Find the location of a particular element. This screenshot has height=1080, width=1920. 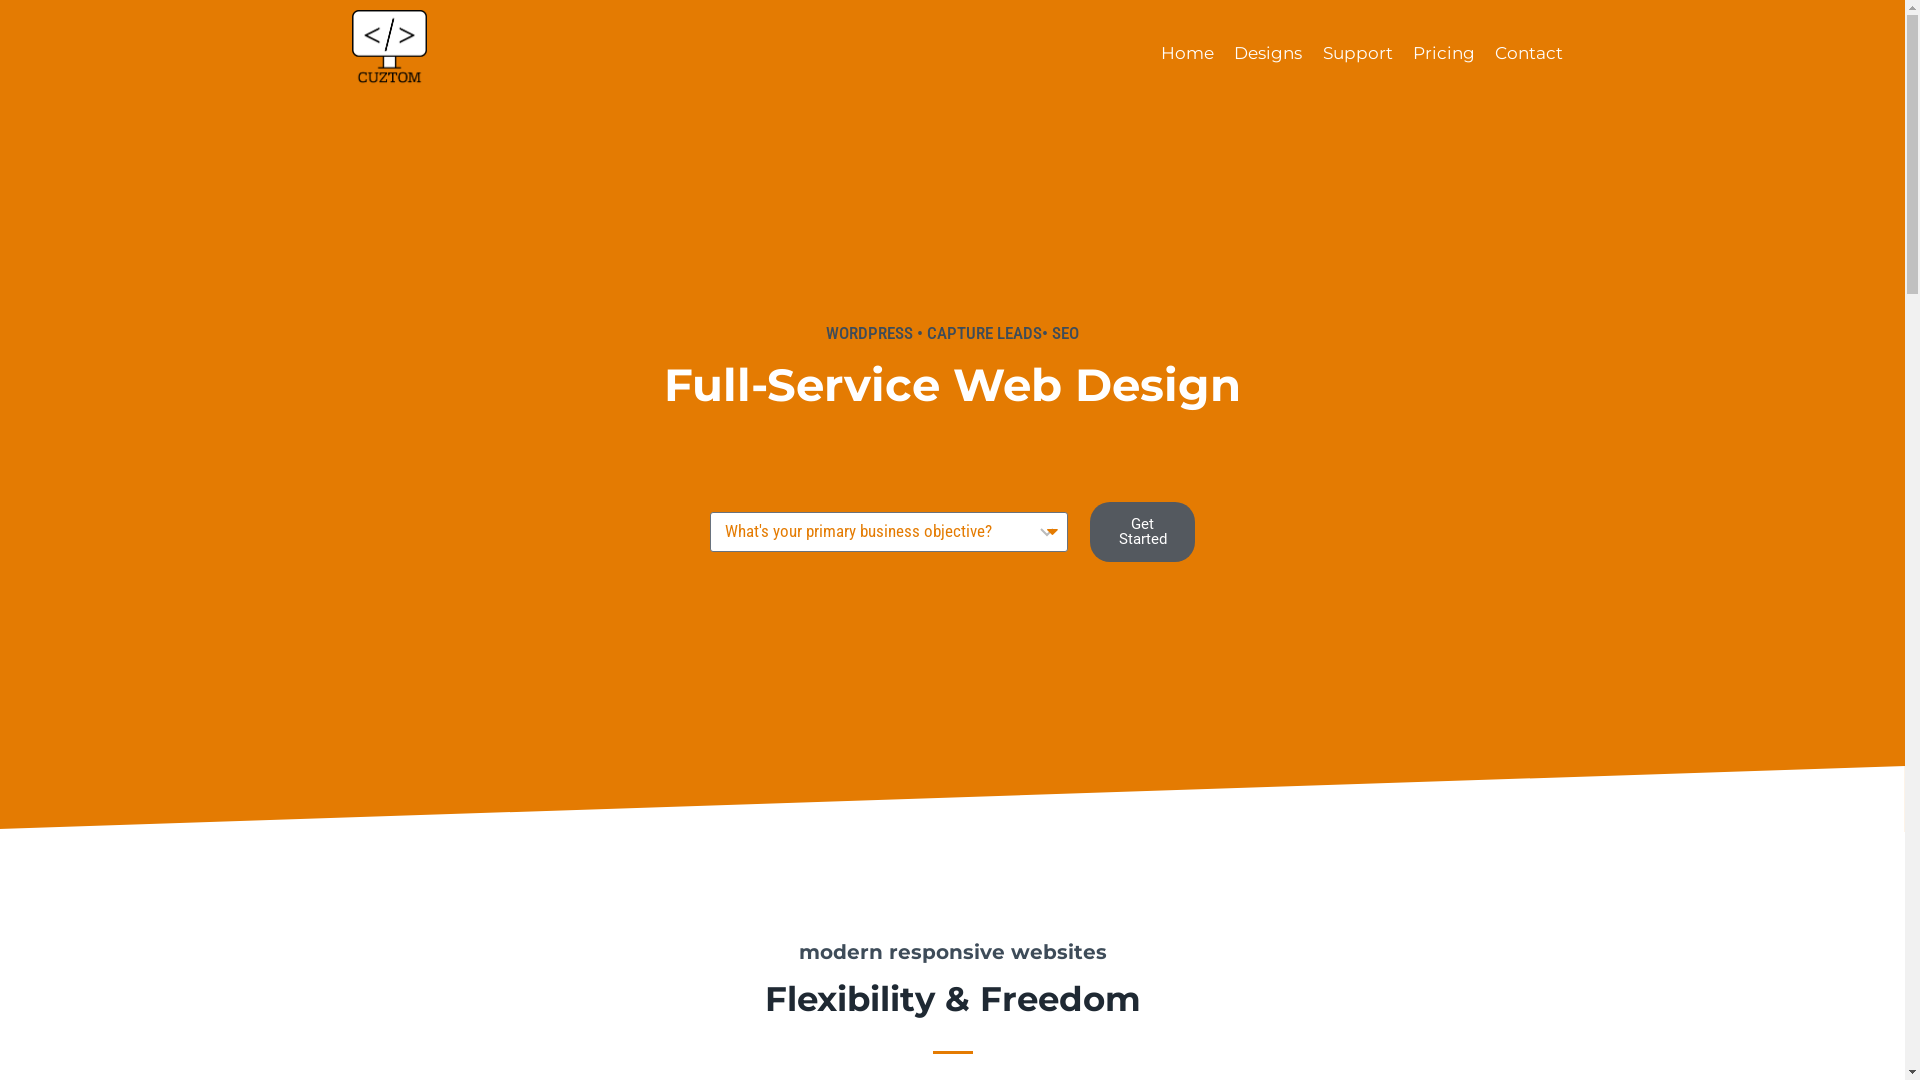

'Contact' is located at coordinates (1528, 53).